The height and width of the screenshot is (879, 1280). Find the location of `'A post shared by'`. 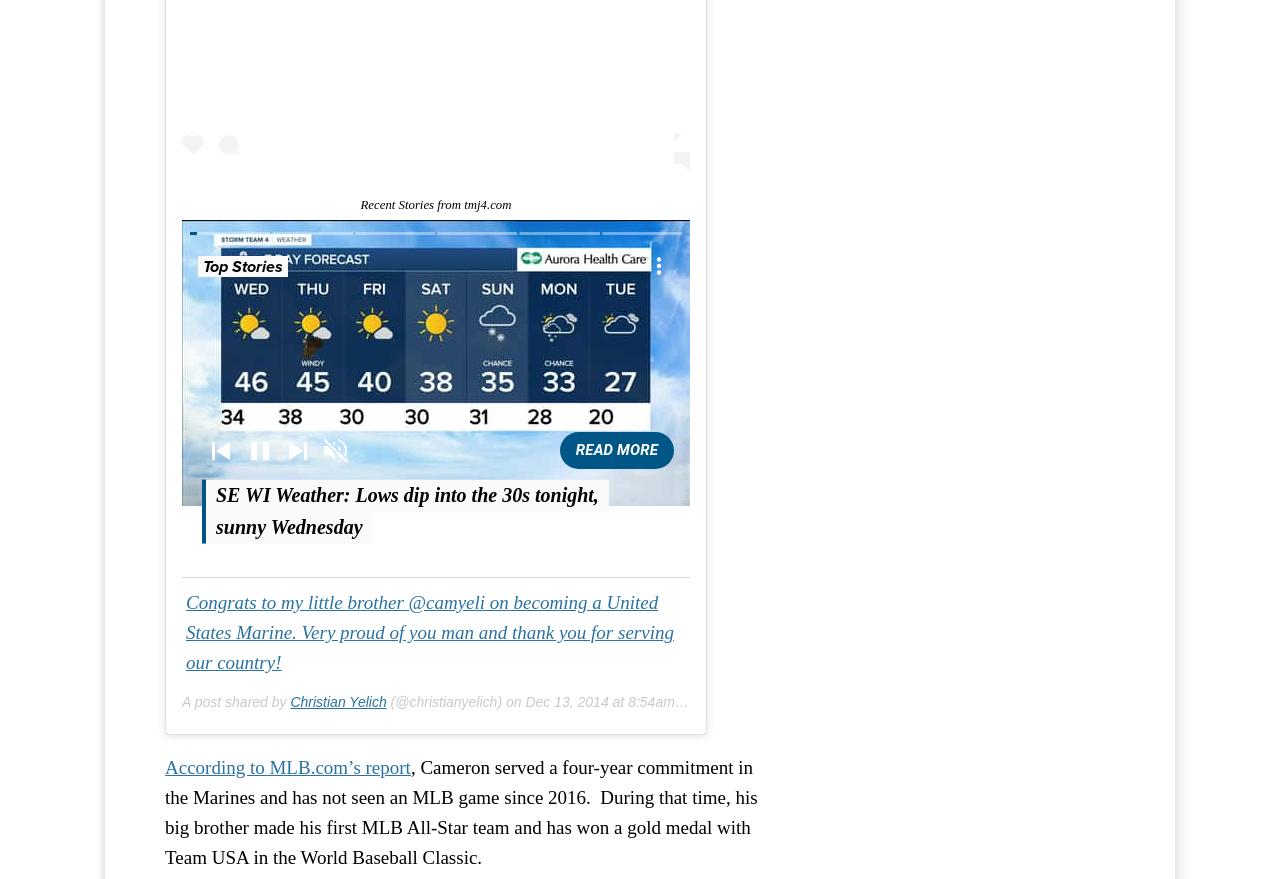

'A post shared by' is located at coordinates (236, 701).